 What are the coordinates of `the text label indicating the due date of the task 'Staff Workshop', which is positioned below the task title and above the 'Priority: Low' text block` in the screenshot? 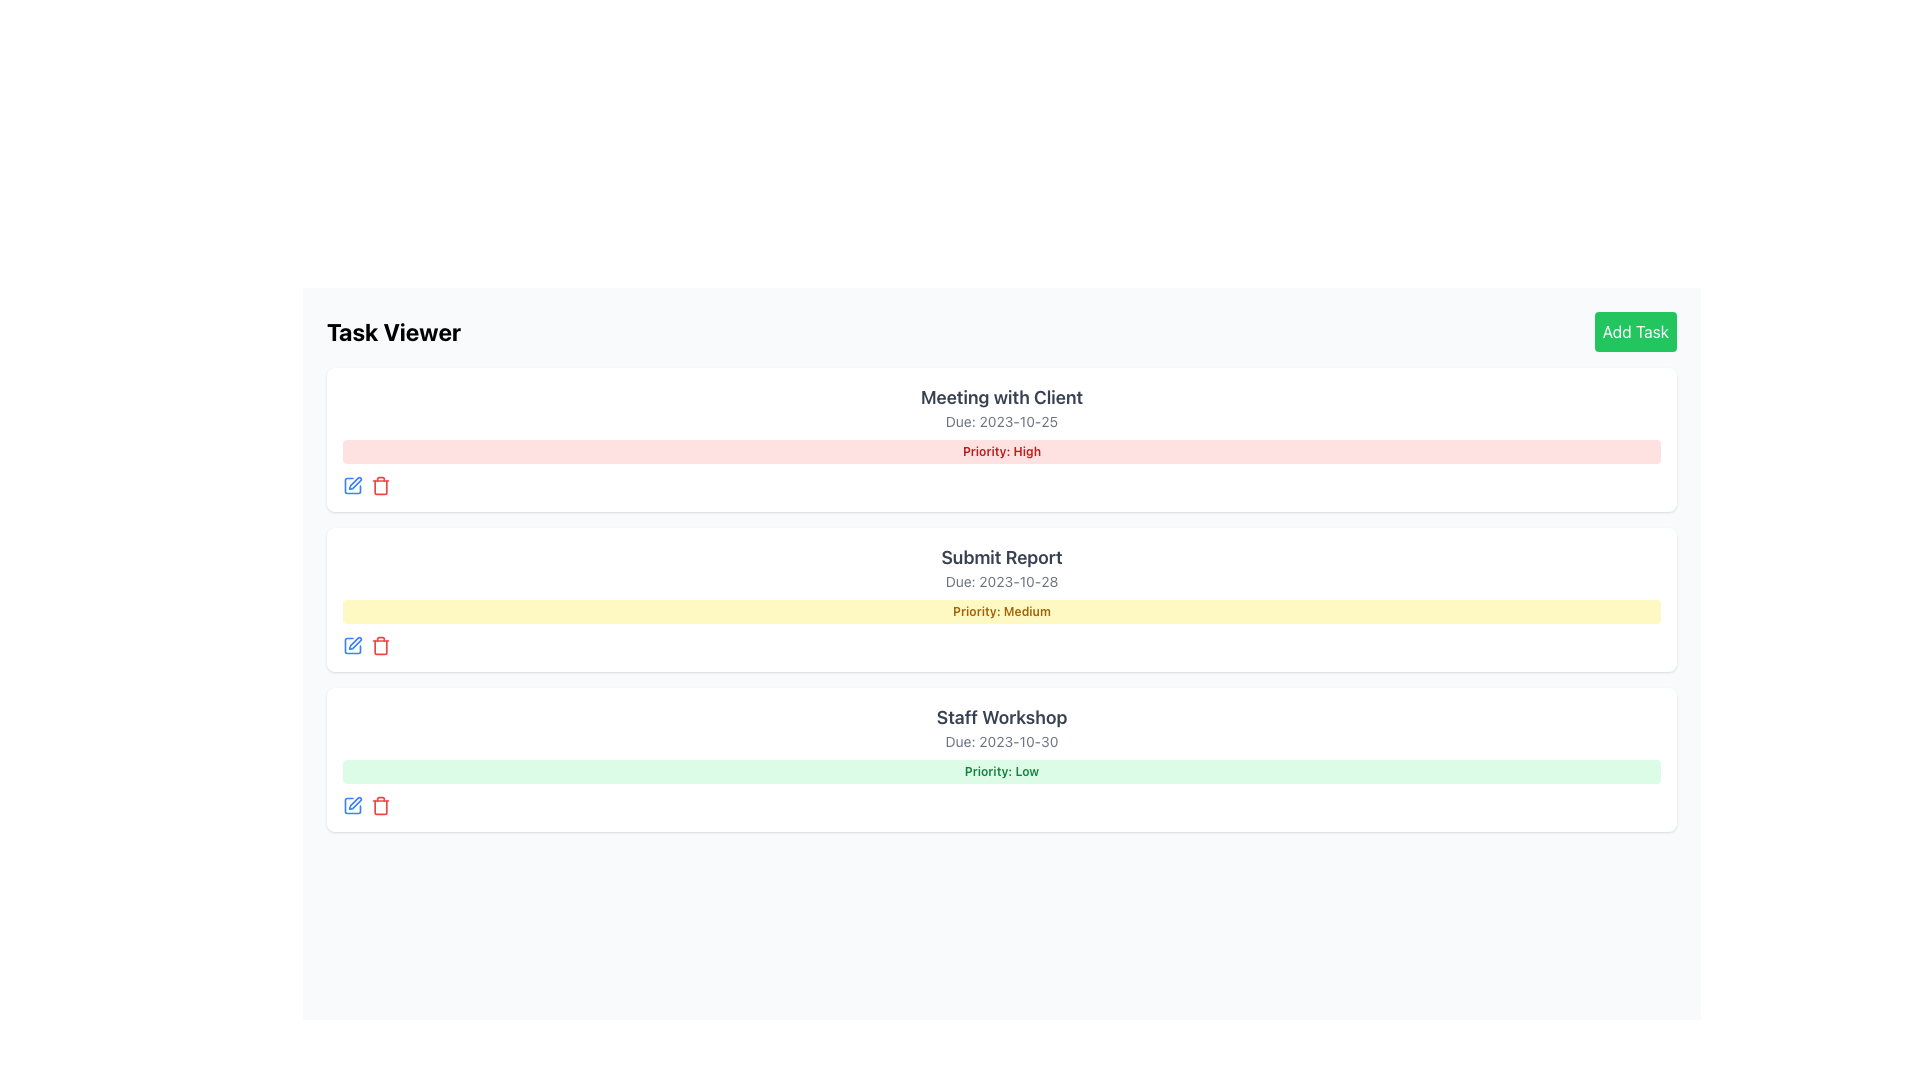 It's located at (1002, 741).